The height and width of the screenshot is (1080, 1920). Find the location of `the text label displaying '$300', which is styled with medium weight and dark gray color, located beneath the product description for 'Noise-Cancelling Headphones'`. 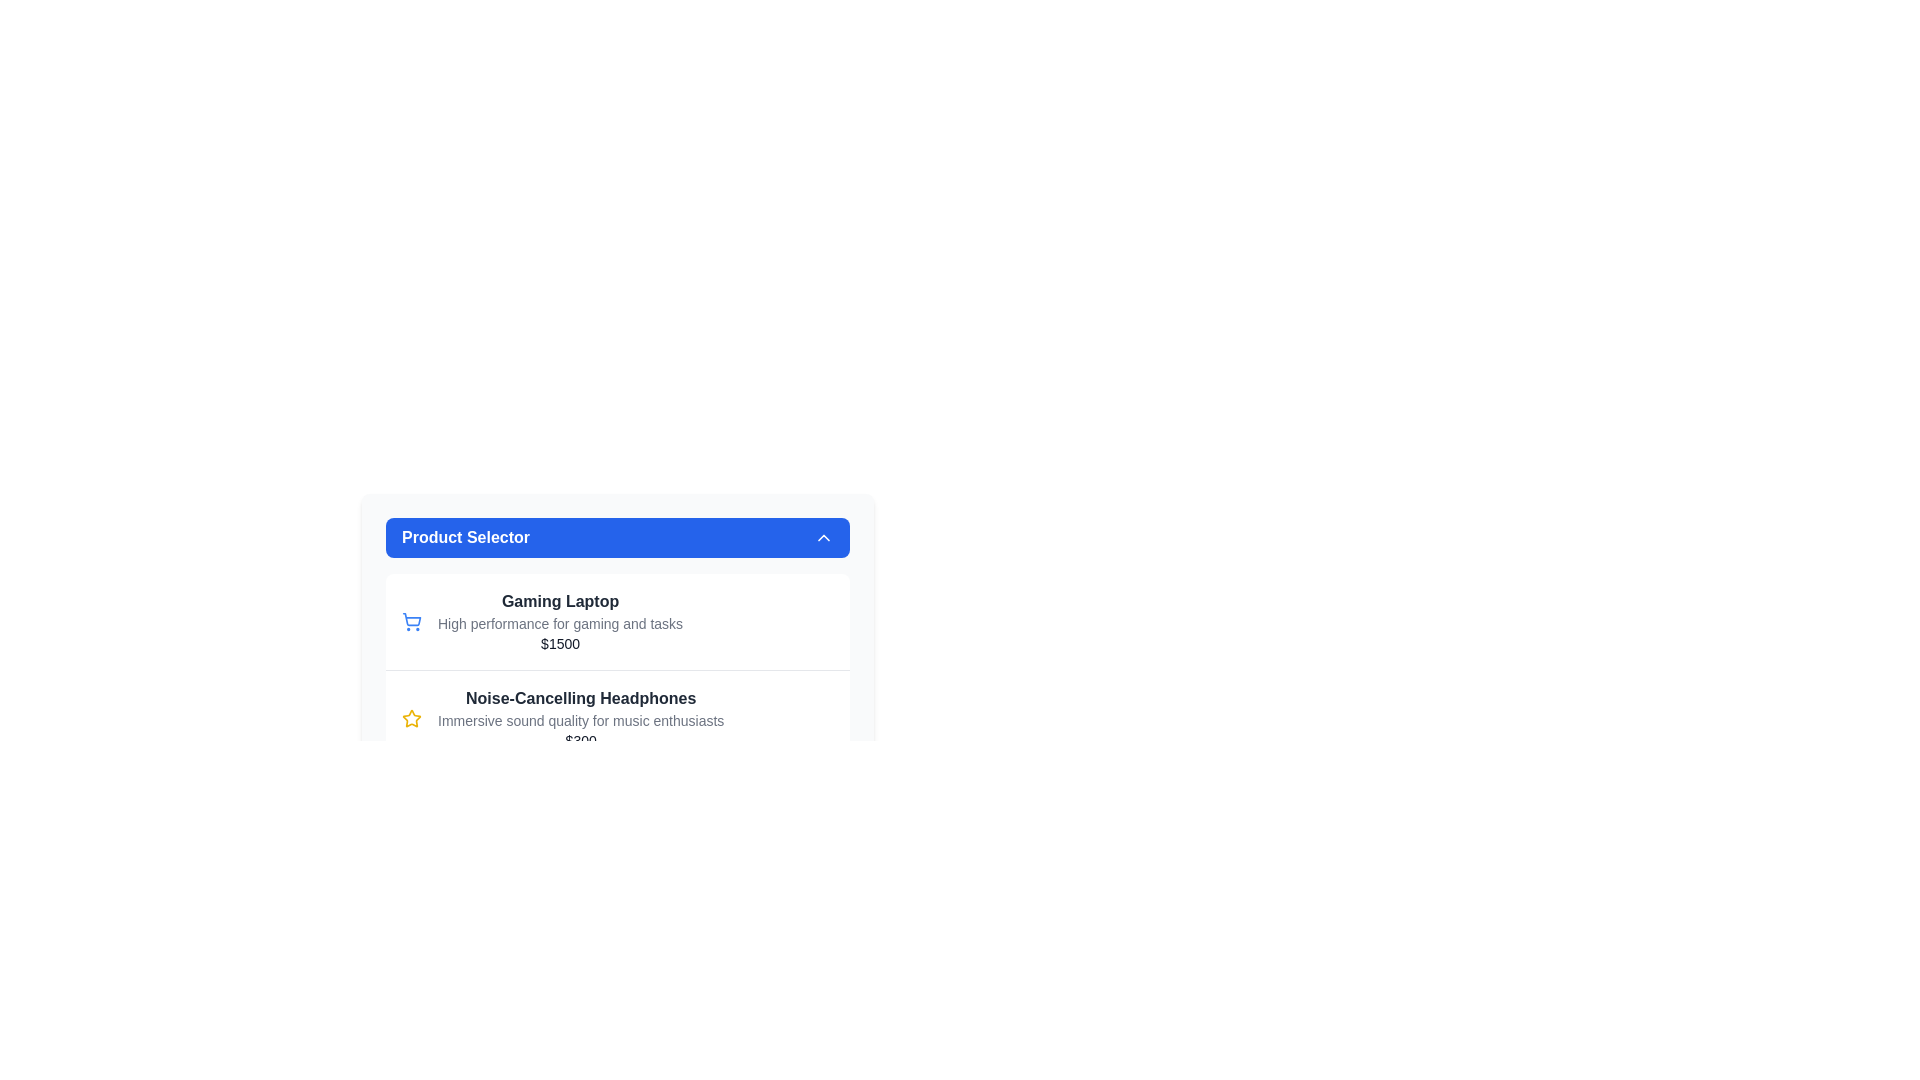

the text label displaying '$300', which is styled with medium weight and dark gray color, located beneath the product description for 'Noise-Cancelling Headphones' is located at coordinates (580, 740).